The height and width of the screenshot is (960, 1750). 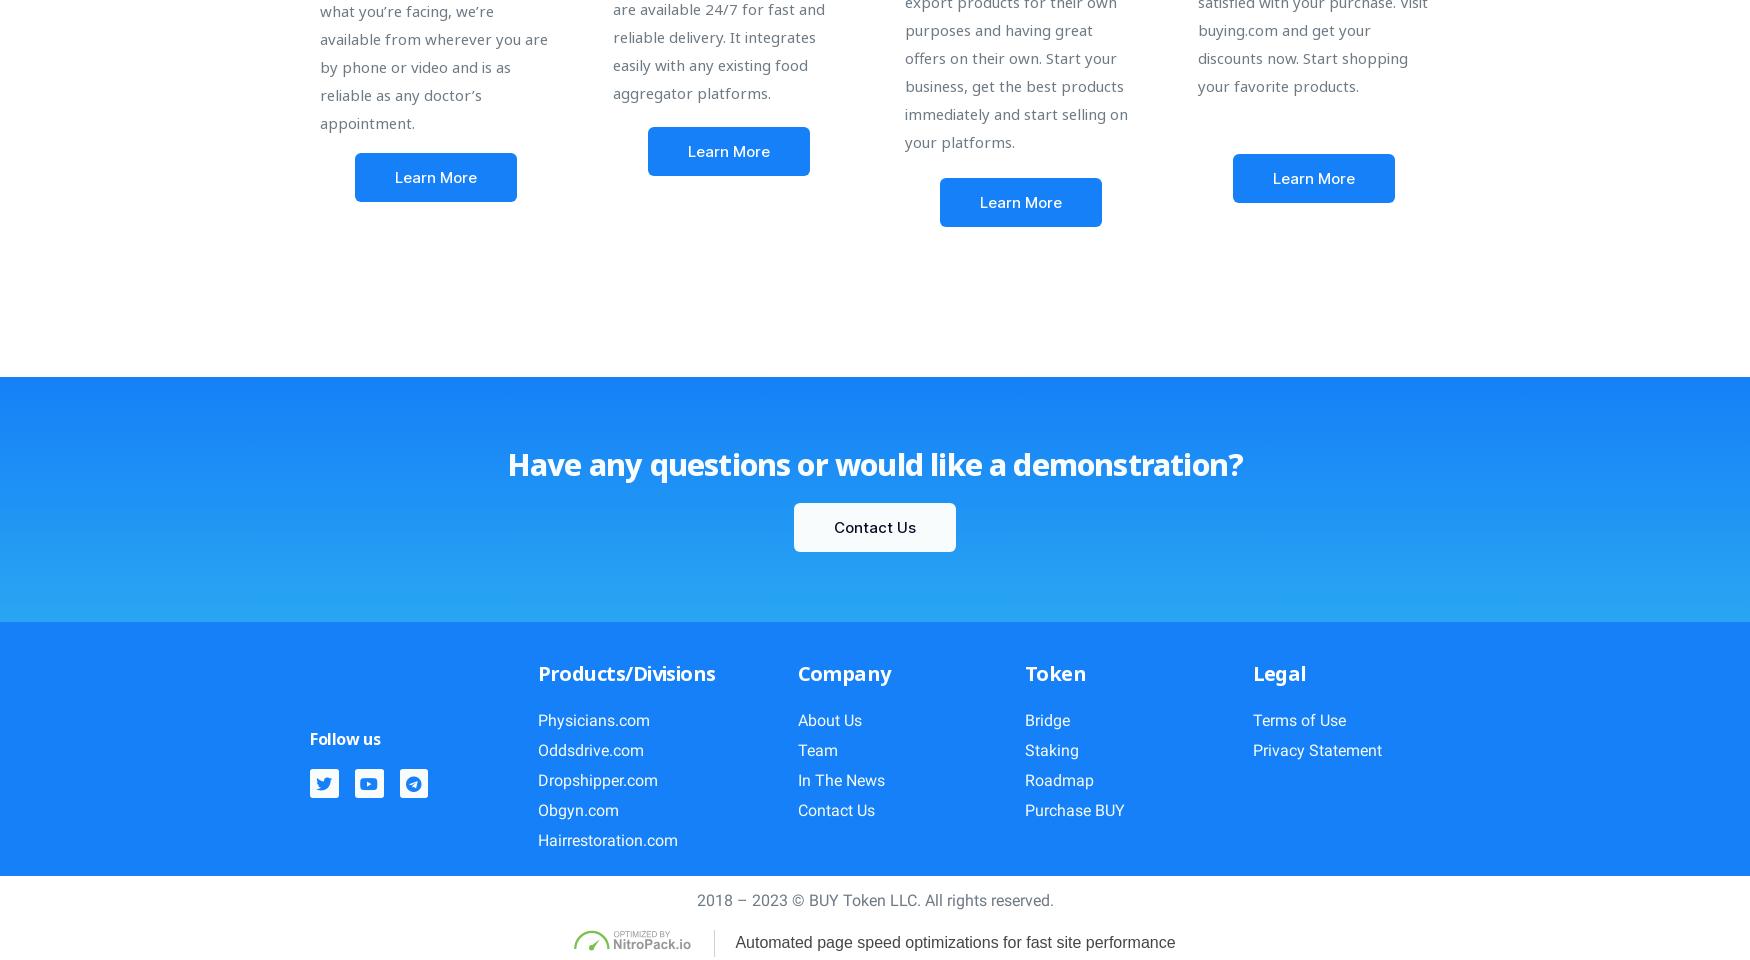 What do you see at coordinates (1075, 809) in the screenshot?
I see `'Purchase BUY'` at bounding box center [1075, 809].